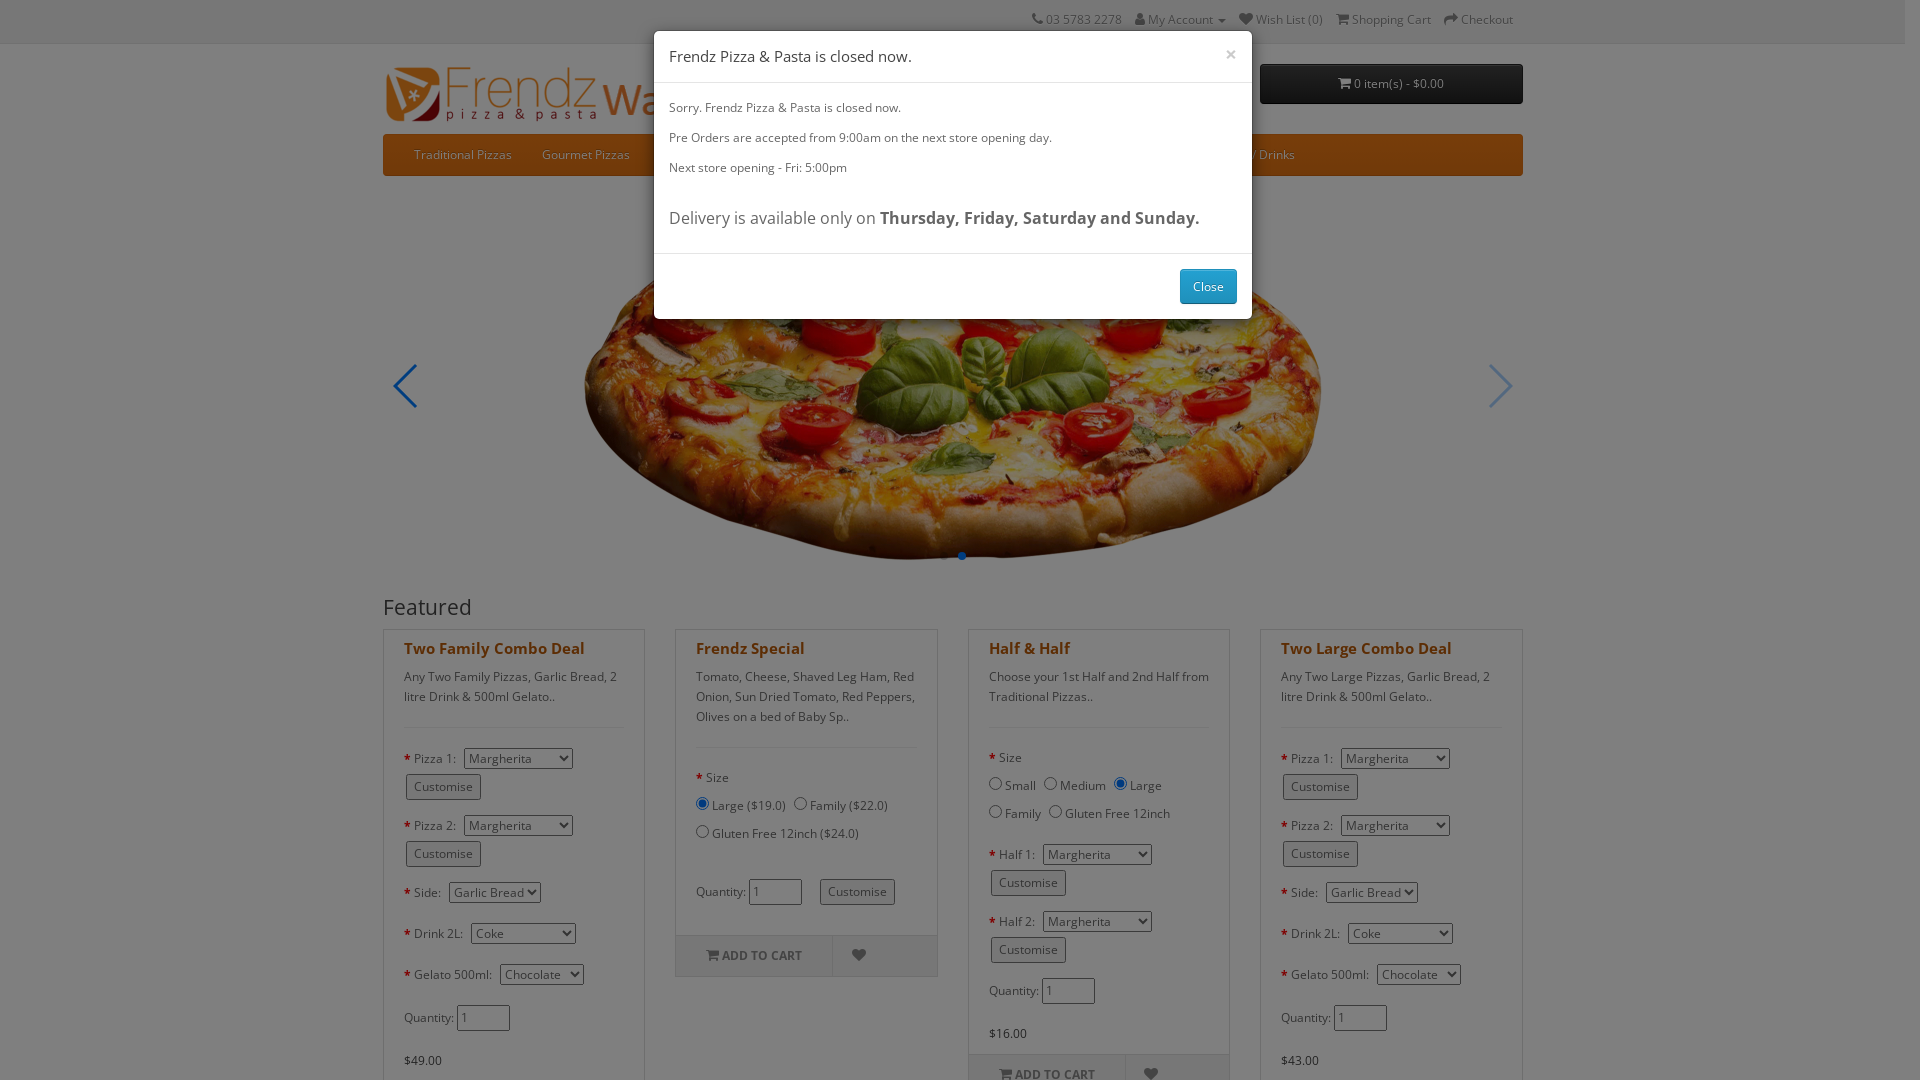  What do you see at coordinates (752, 955) in the screenshot?
I see `'ADD TO CART'` at bounding box center [752, 955].